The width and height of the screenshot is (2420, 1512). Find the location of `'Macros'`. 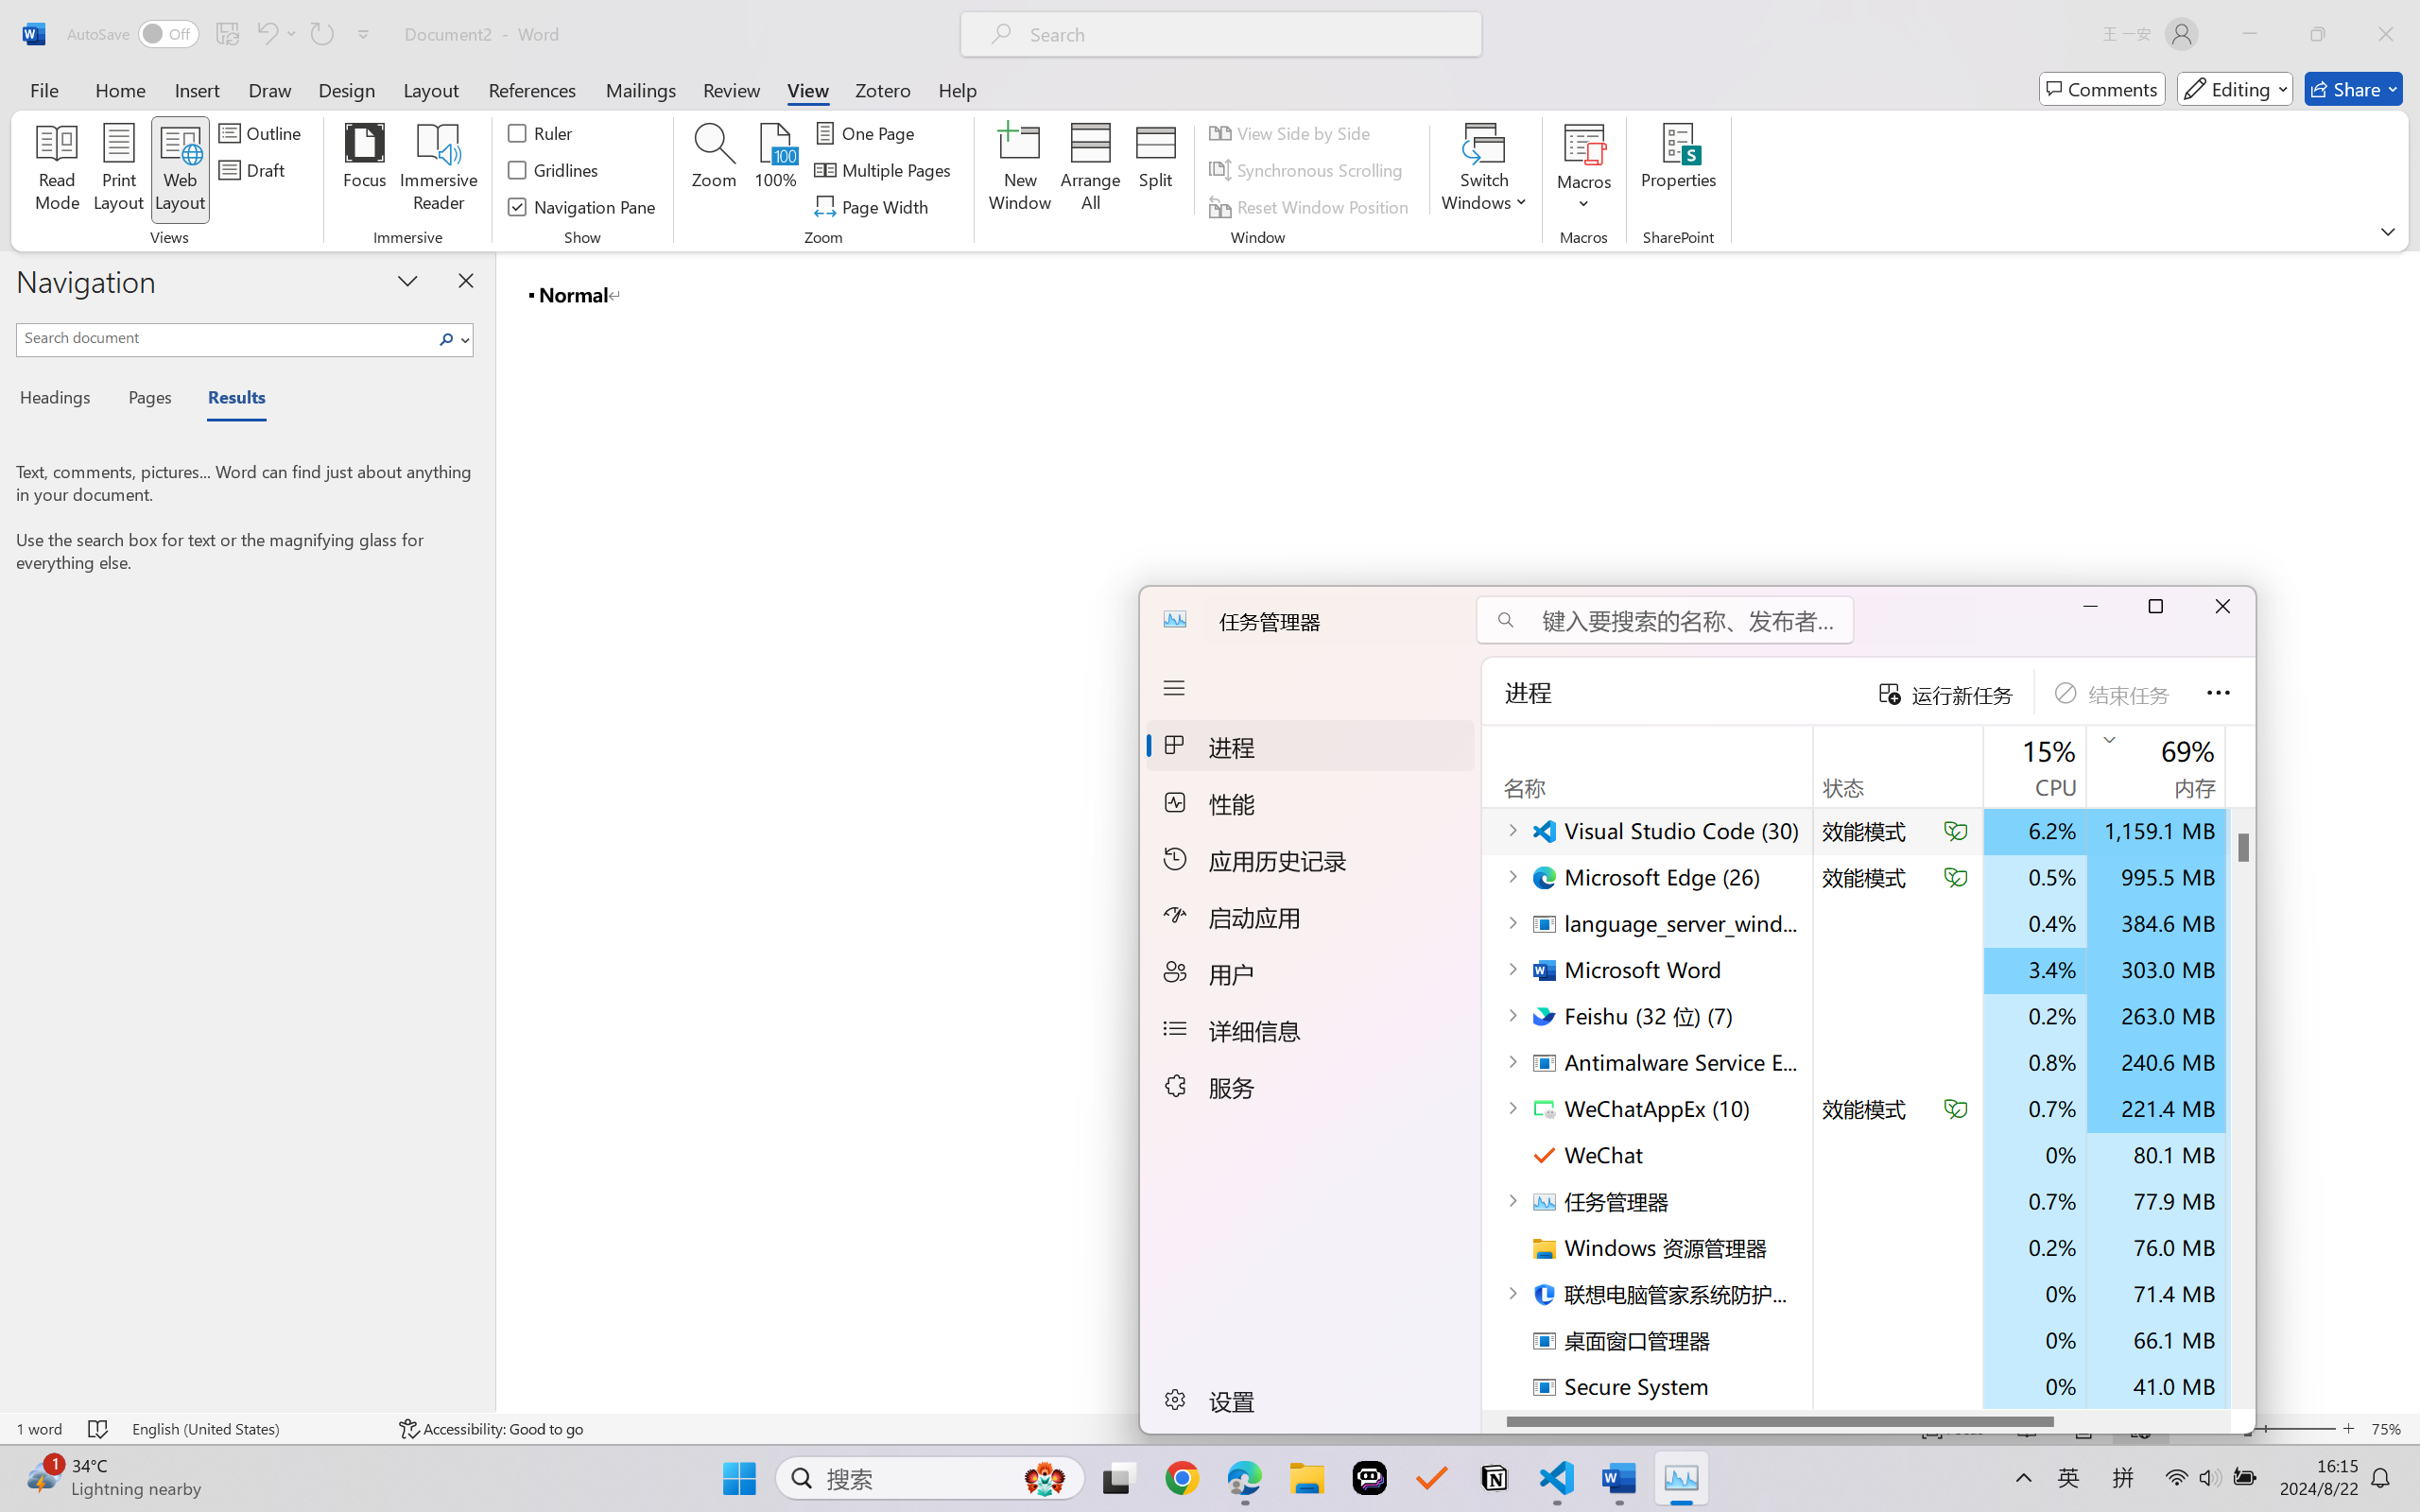

'Macros' is located at coordinates (1583, 170).